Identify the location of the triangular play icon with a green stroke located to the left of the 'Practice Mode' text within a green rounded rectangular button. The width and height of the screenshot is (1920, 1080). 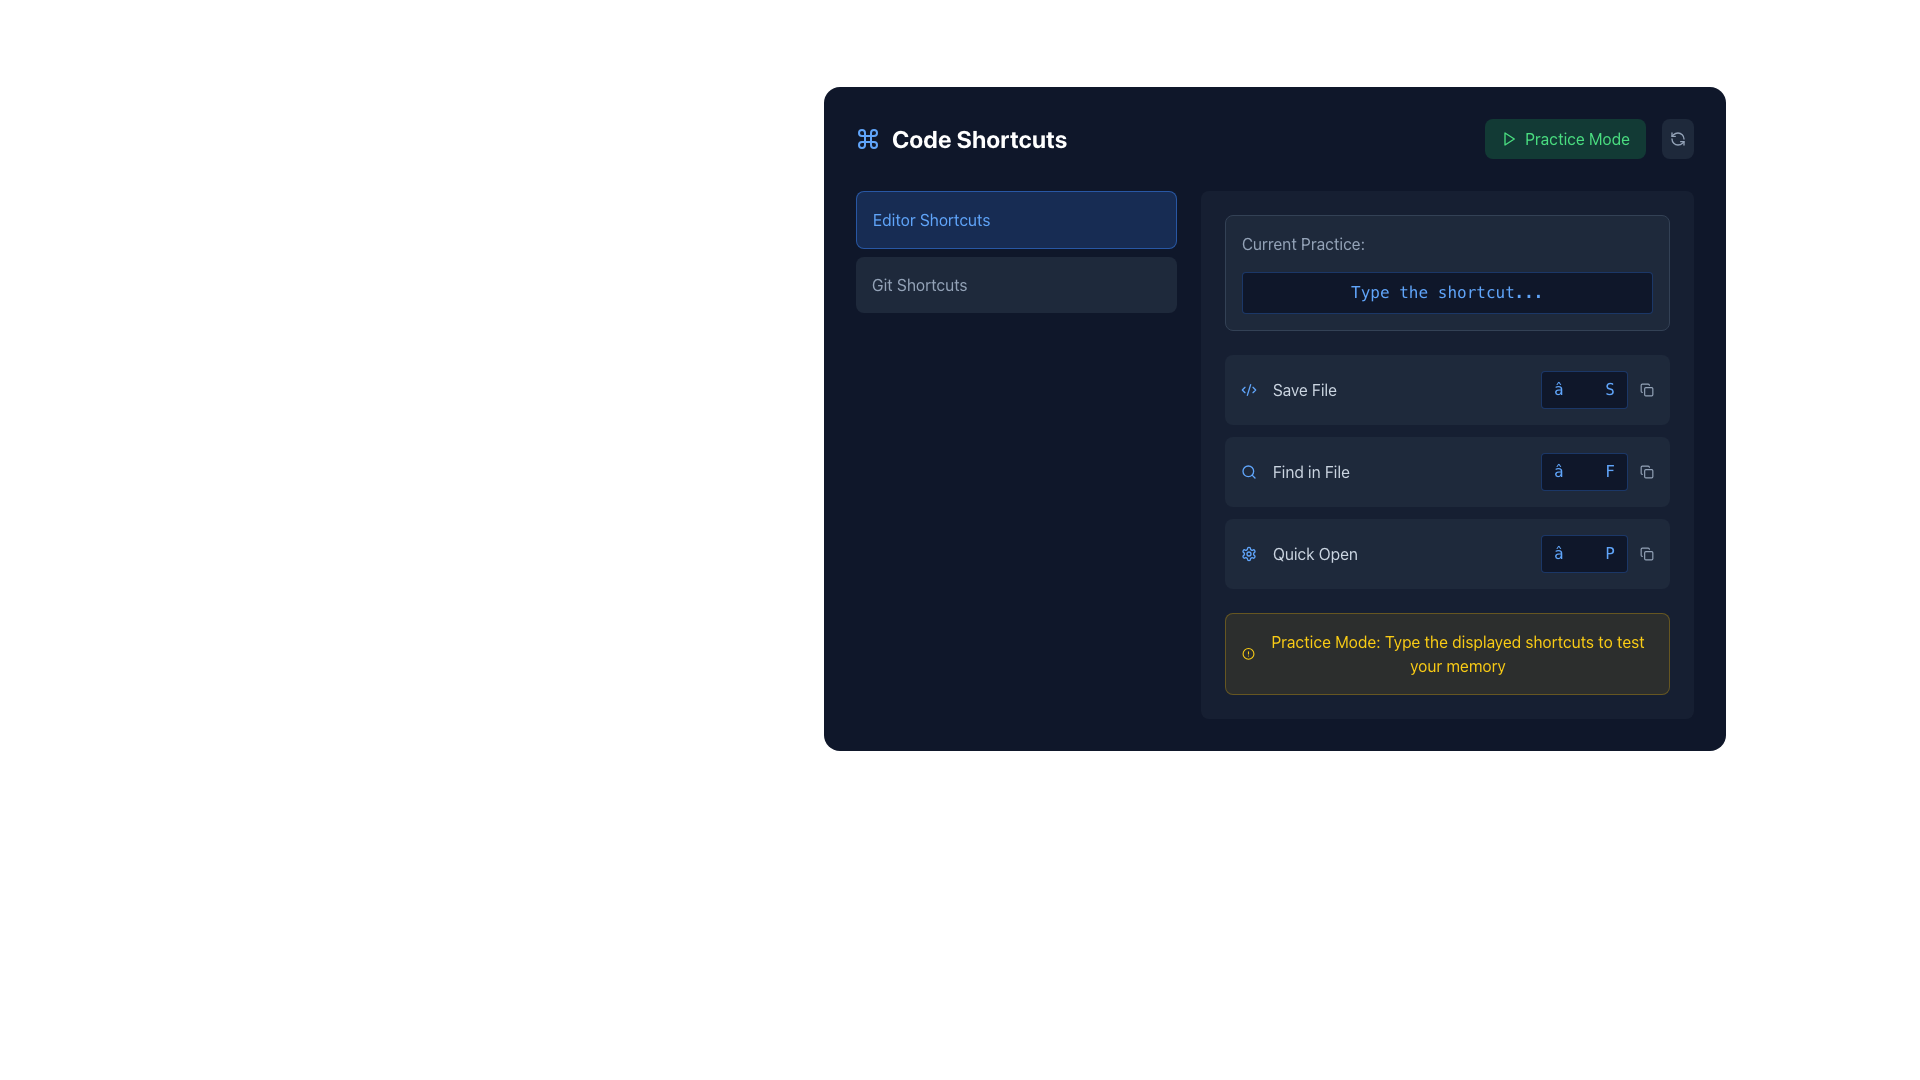
(1509, 137).